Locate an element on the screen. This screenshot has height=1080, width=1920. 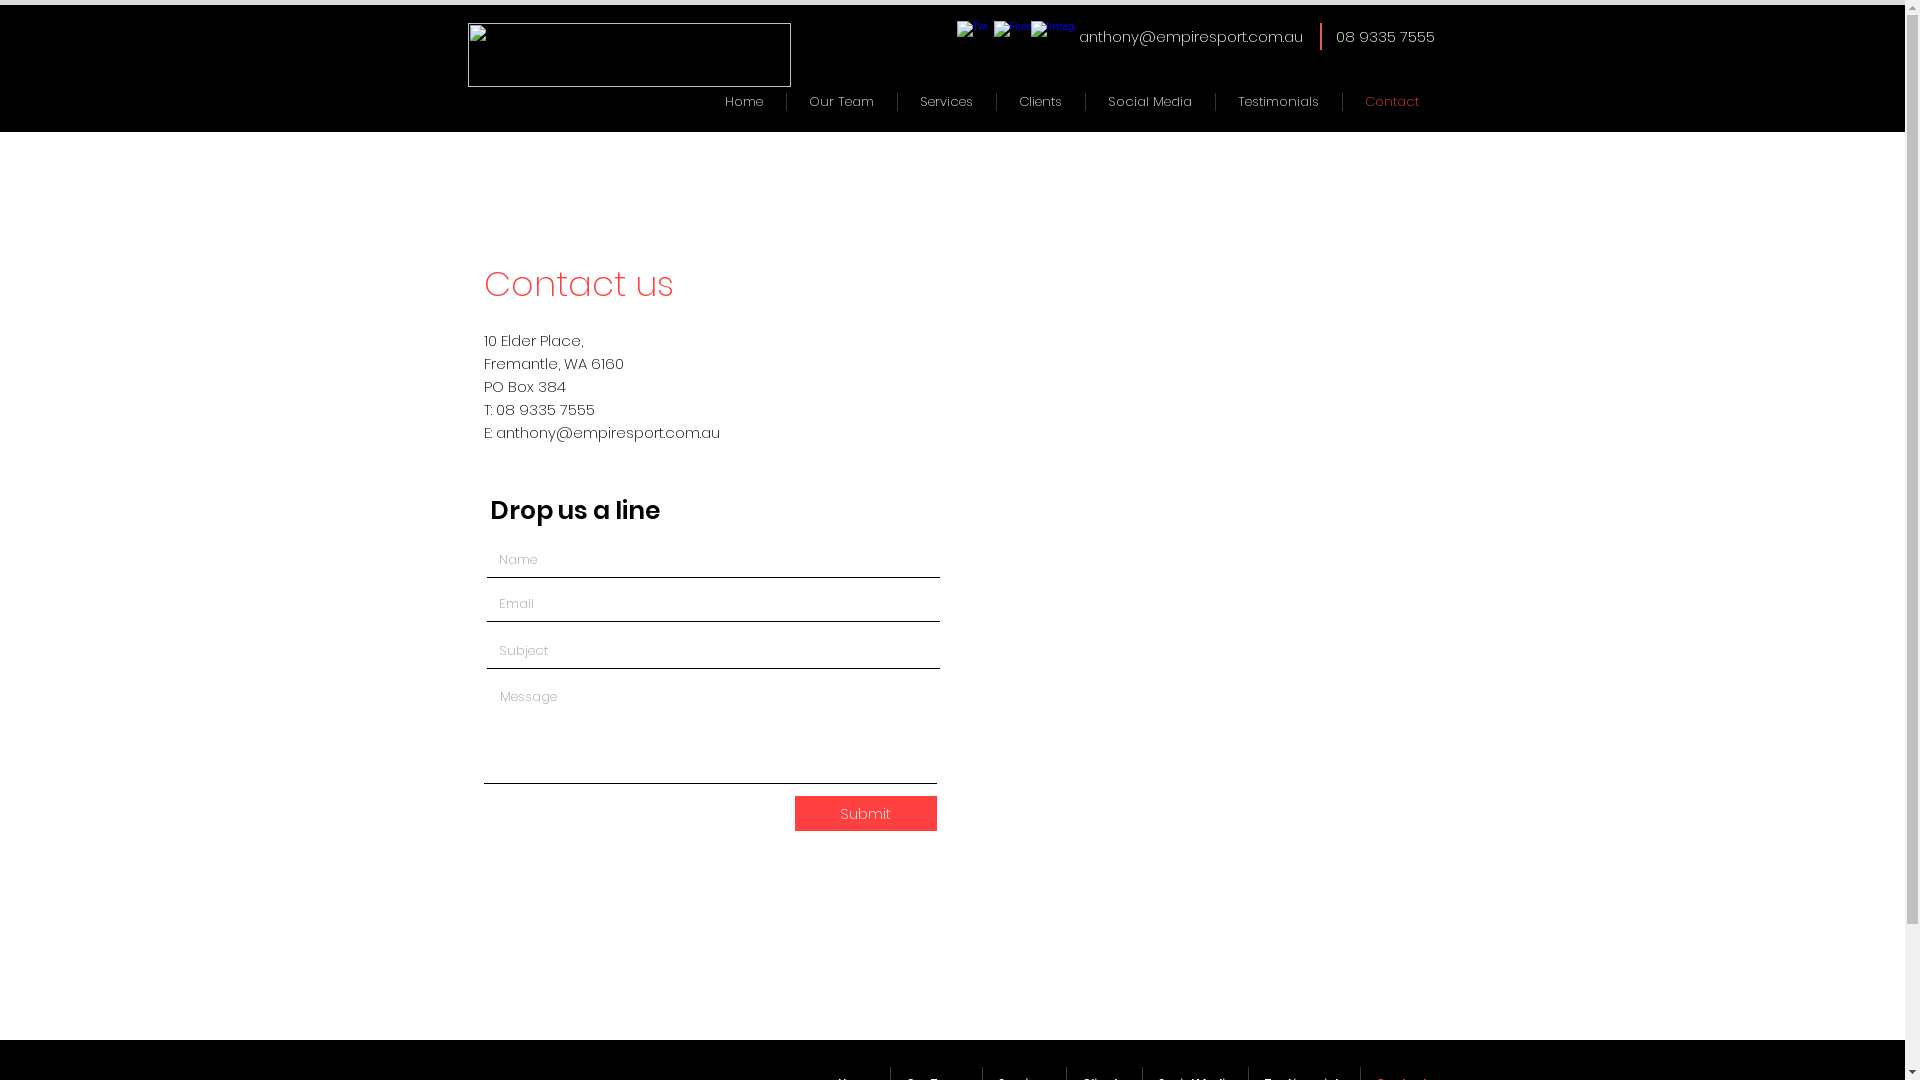
'Submit' is located at coordinates (792, 813).